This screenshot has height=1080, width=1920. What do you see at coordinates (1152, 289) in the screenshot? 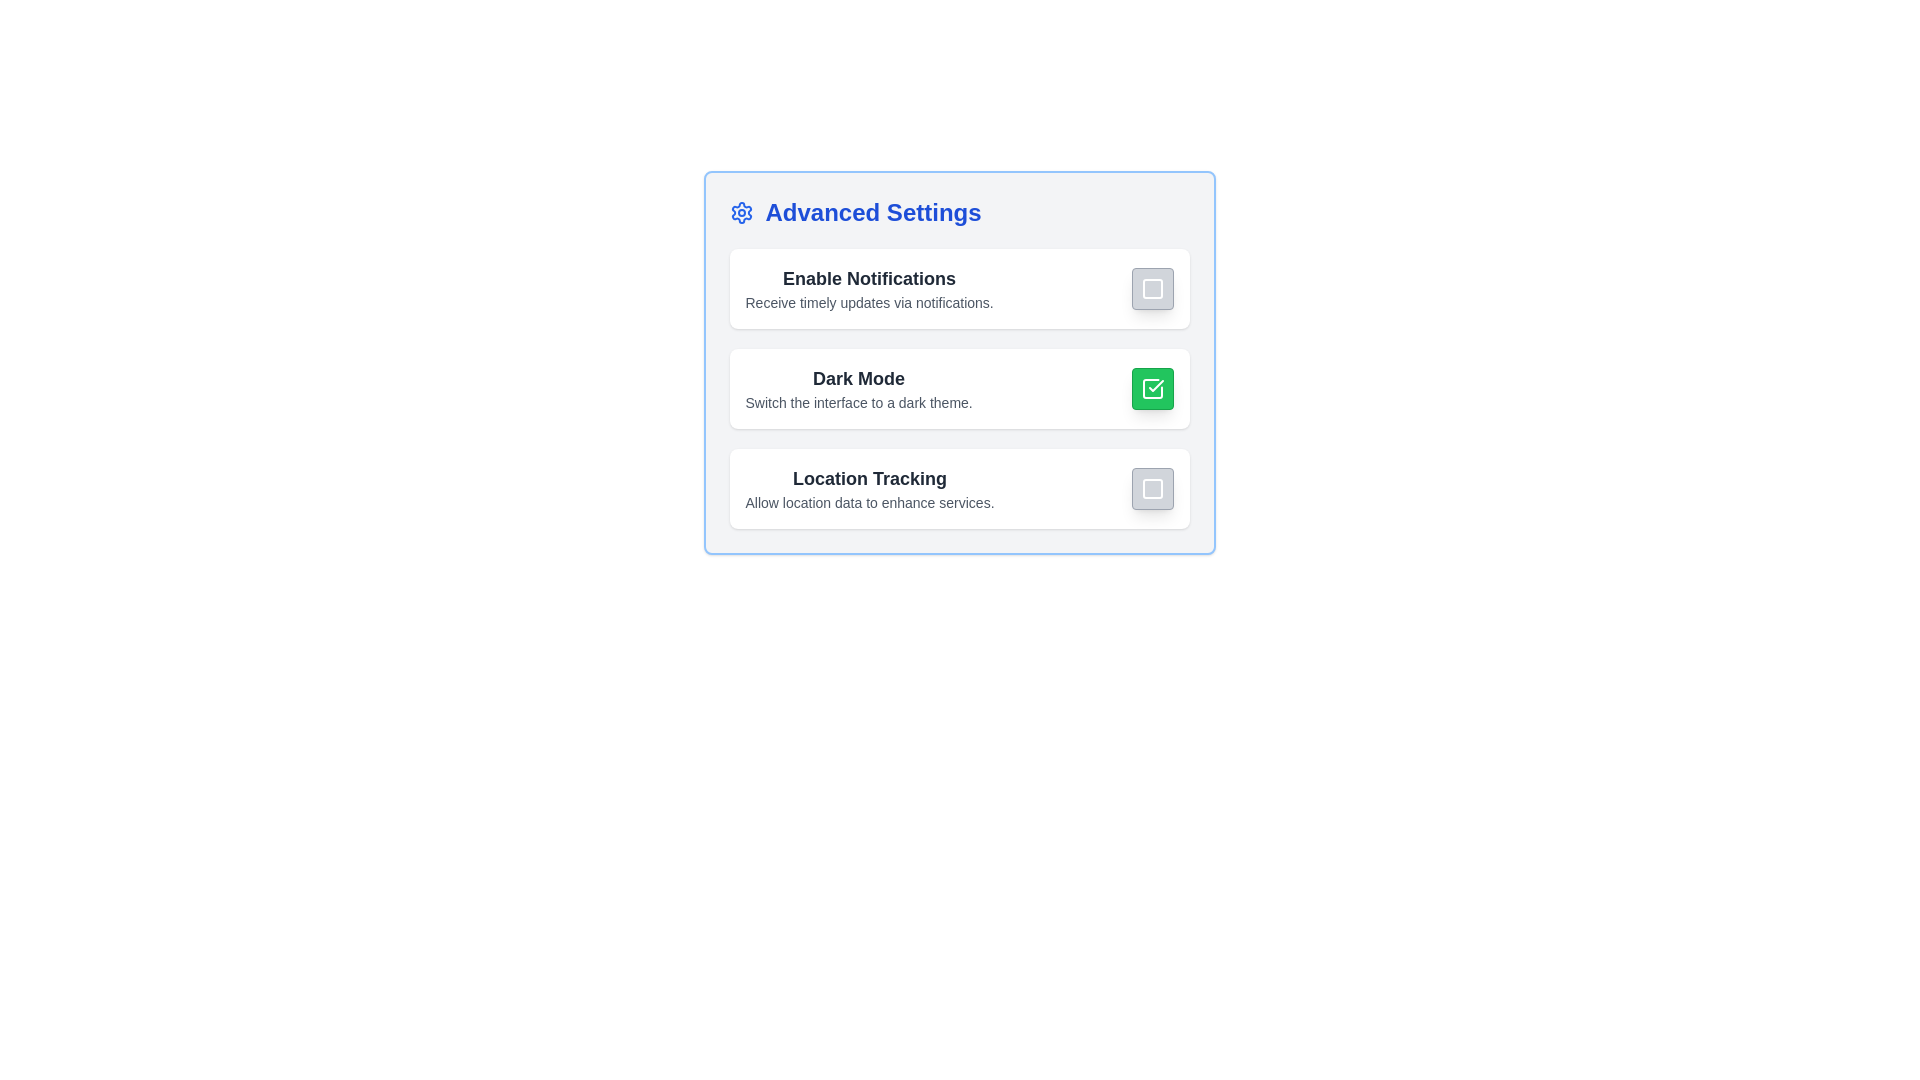
I see `the interactive toggle button located to the right of the 'Enable Notifications' text in the 'Advanced Settings' section to observe any interactive effects` at bounding box center [1152, 289].